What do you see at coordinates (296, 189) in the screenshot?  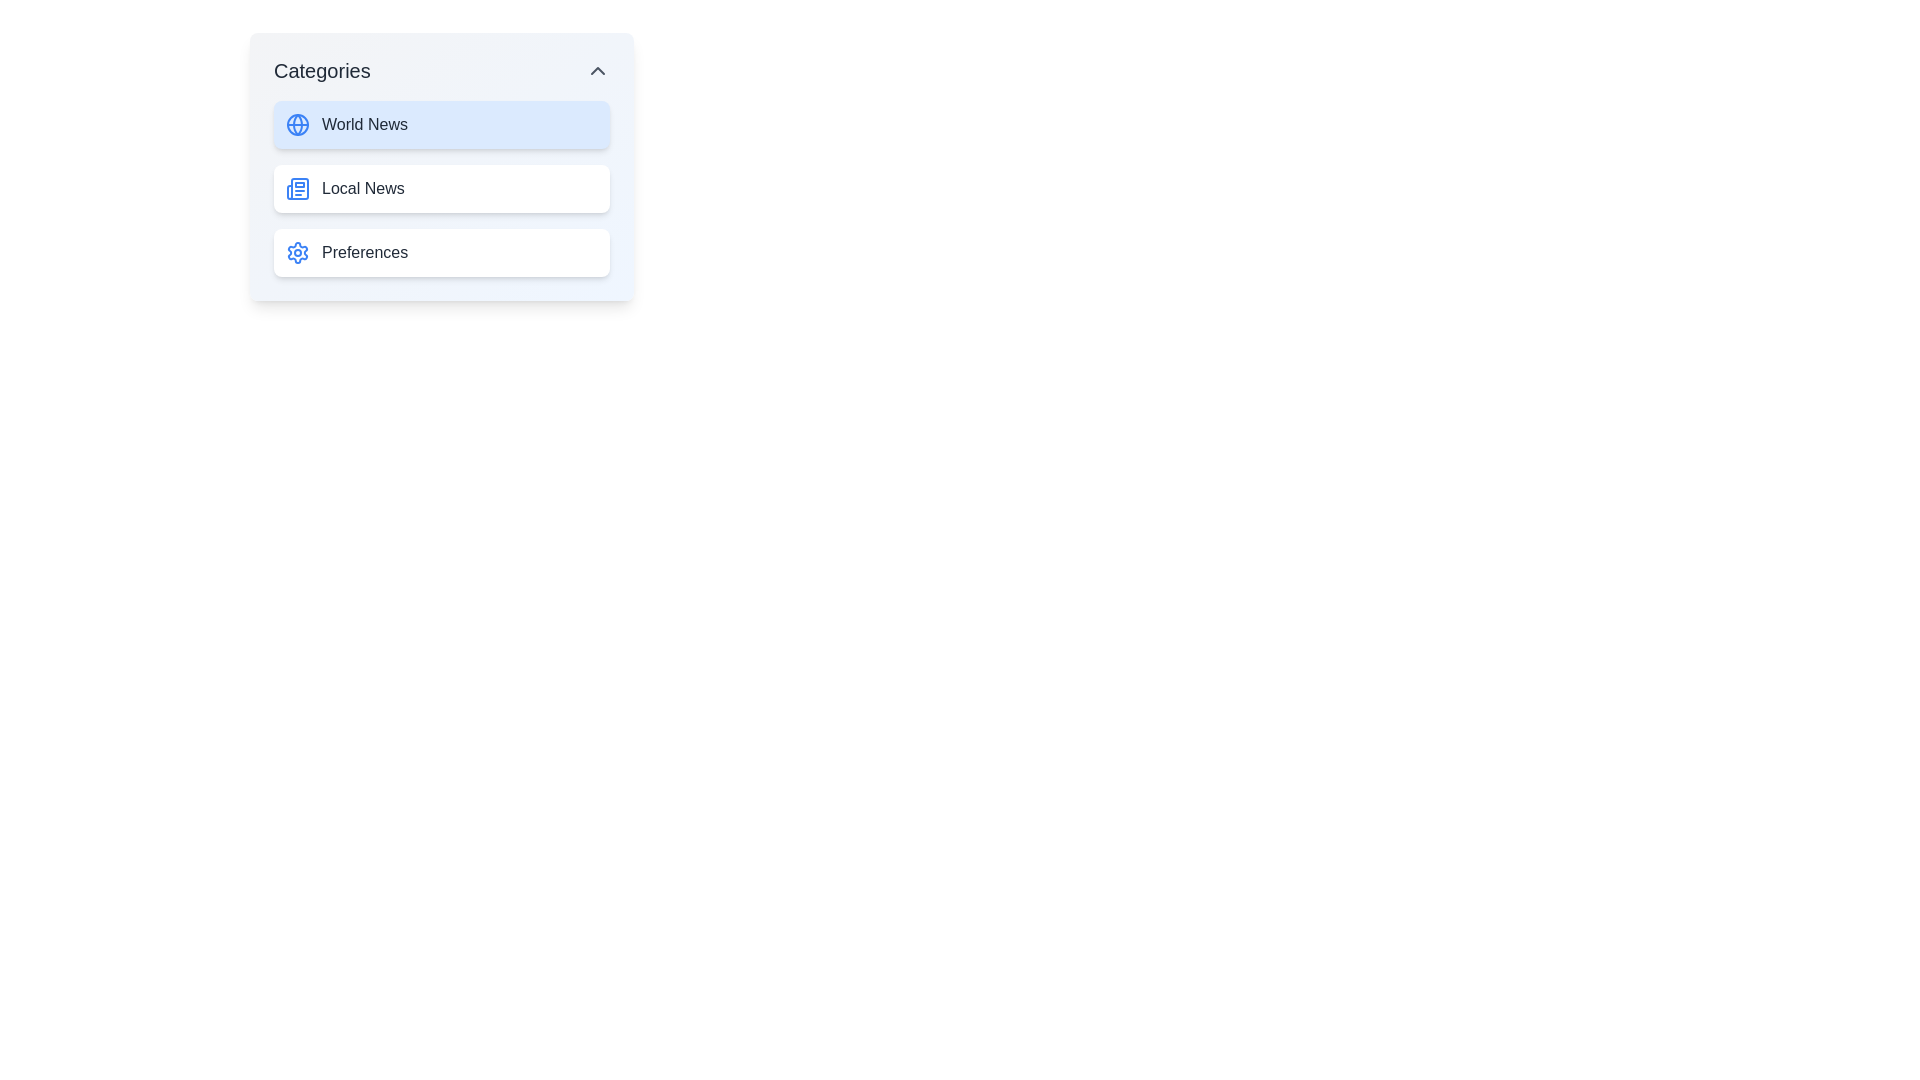 I see `the leftmost icon representing 'Local News' in the 'Categories' section of the navigational menu` at bounding box center [296, 189].